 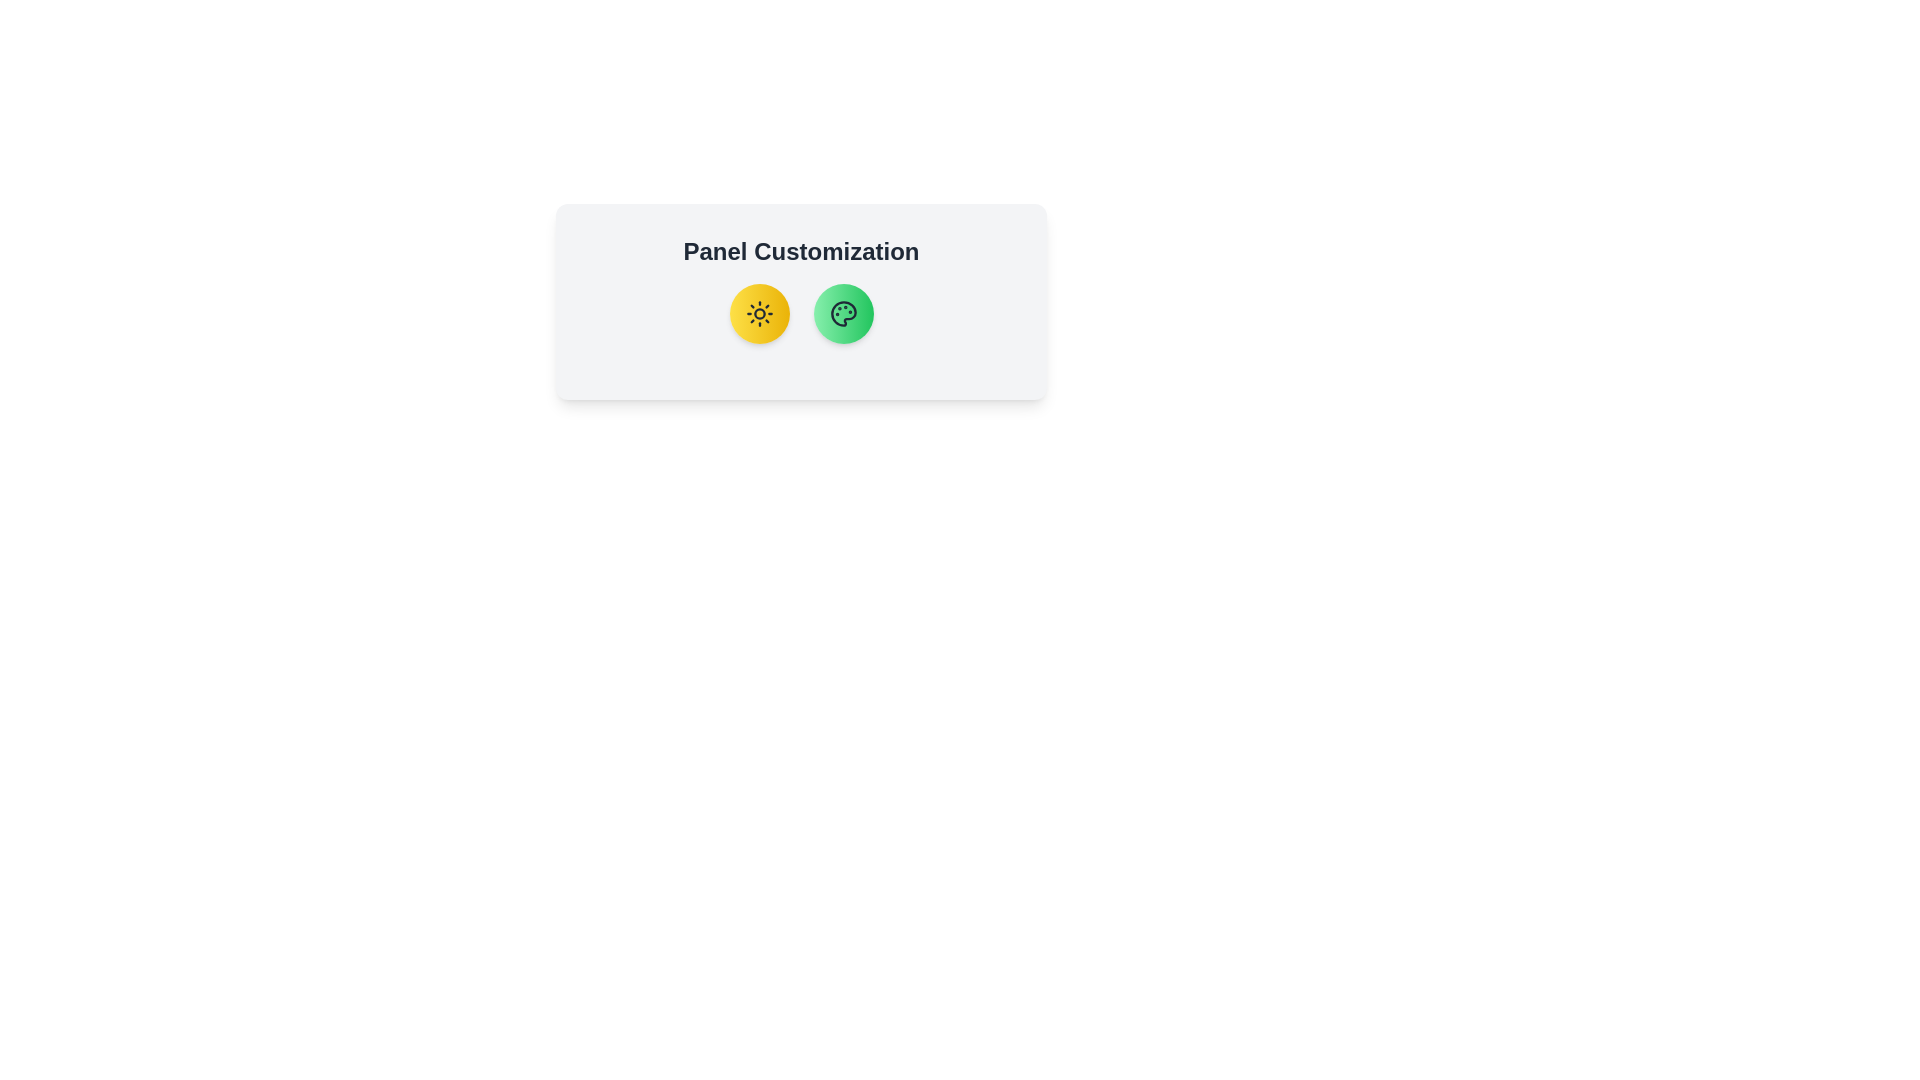 What do you see at coordinates (758, 313) in the screenshot?
I see `the leftmost circular button with a yellow gradient background, which is used for sun-related or brightness-related options` at bounding box center [758, 313].